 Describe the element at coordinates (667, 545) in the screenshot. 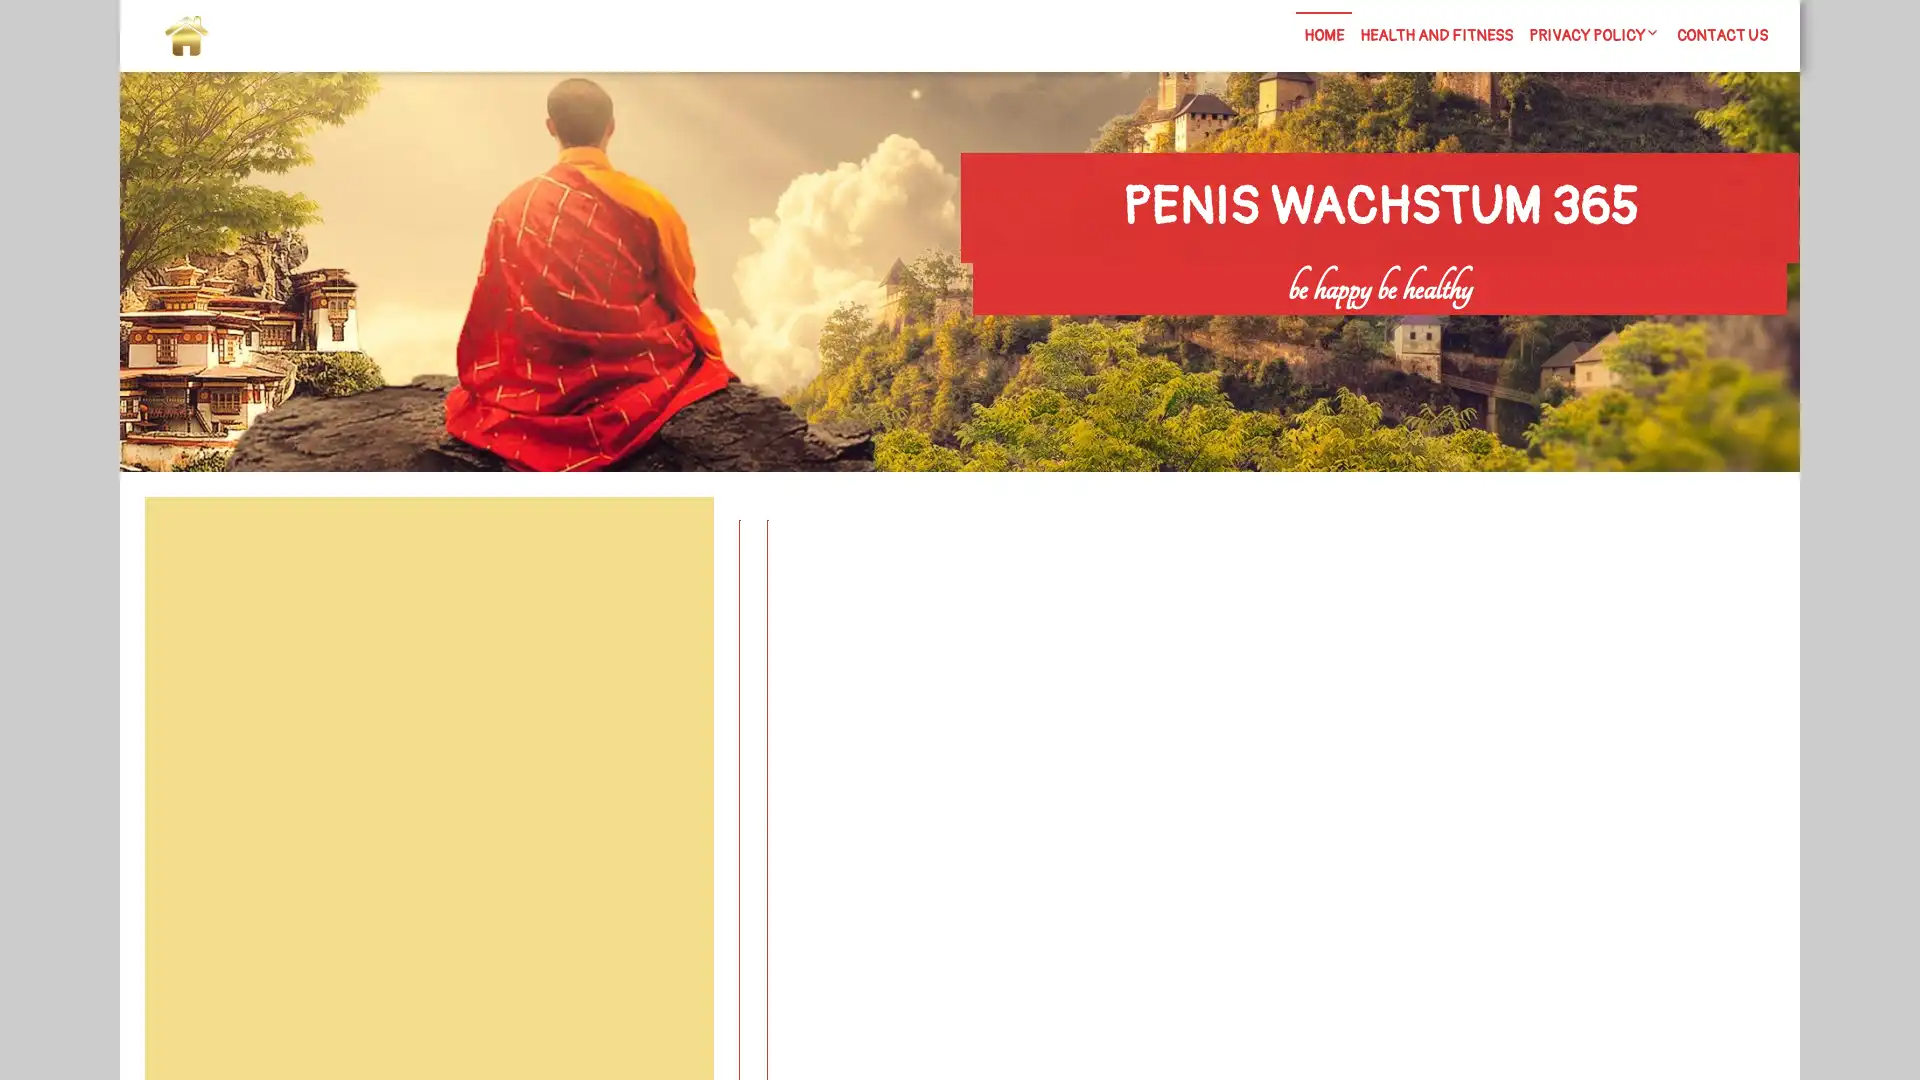

I see `Search` at that location.